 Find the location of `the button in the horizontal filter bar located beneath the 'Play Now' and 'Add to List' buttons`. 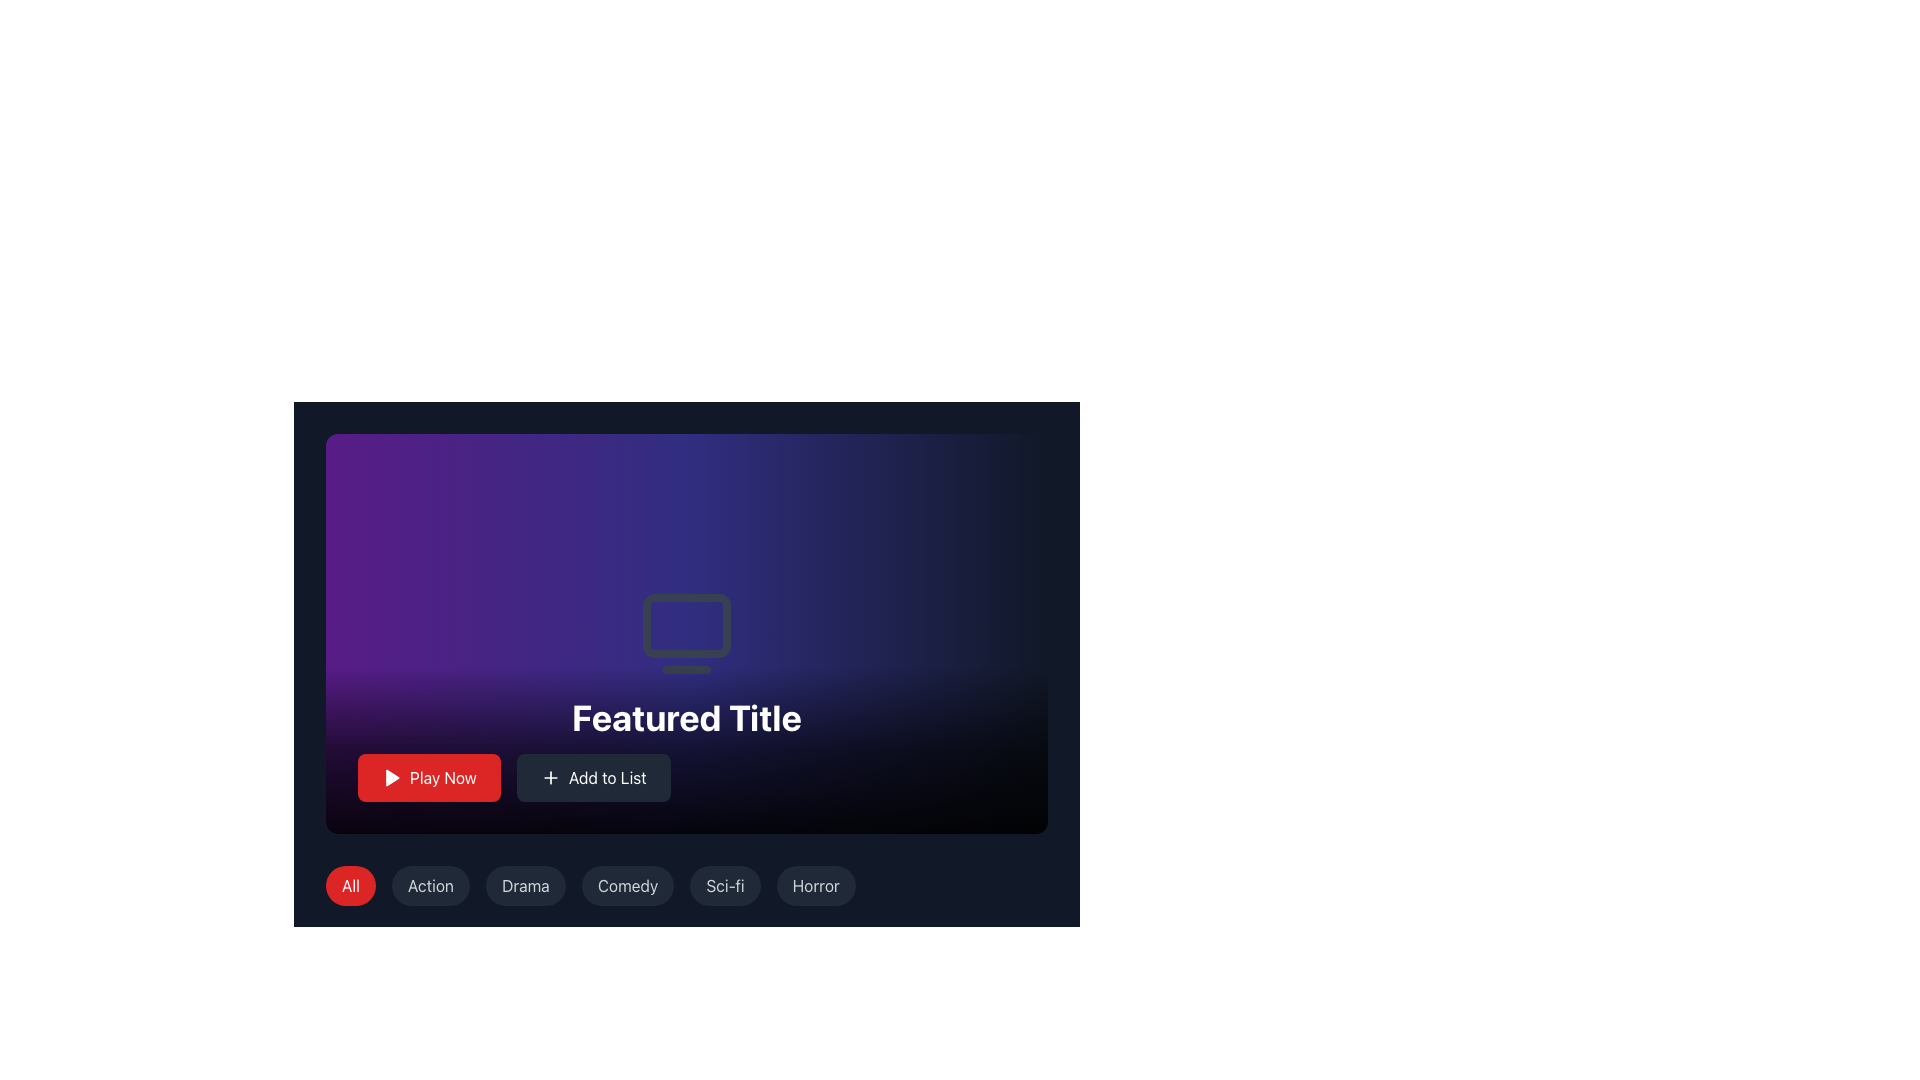

the button in the horizontal filter bar located beneath the 'Play Now' and 'Add to List' buttons is located at coordinates (686, 893).